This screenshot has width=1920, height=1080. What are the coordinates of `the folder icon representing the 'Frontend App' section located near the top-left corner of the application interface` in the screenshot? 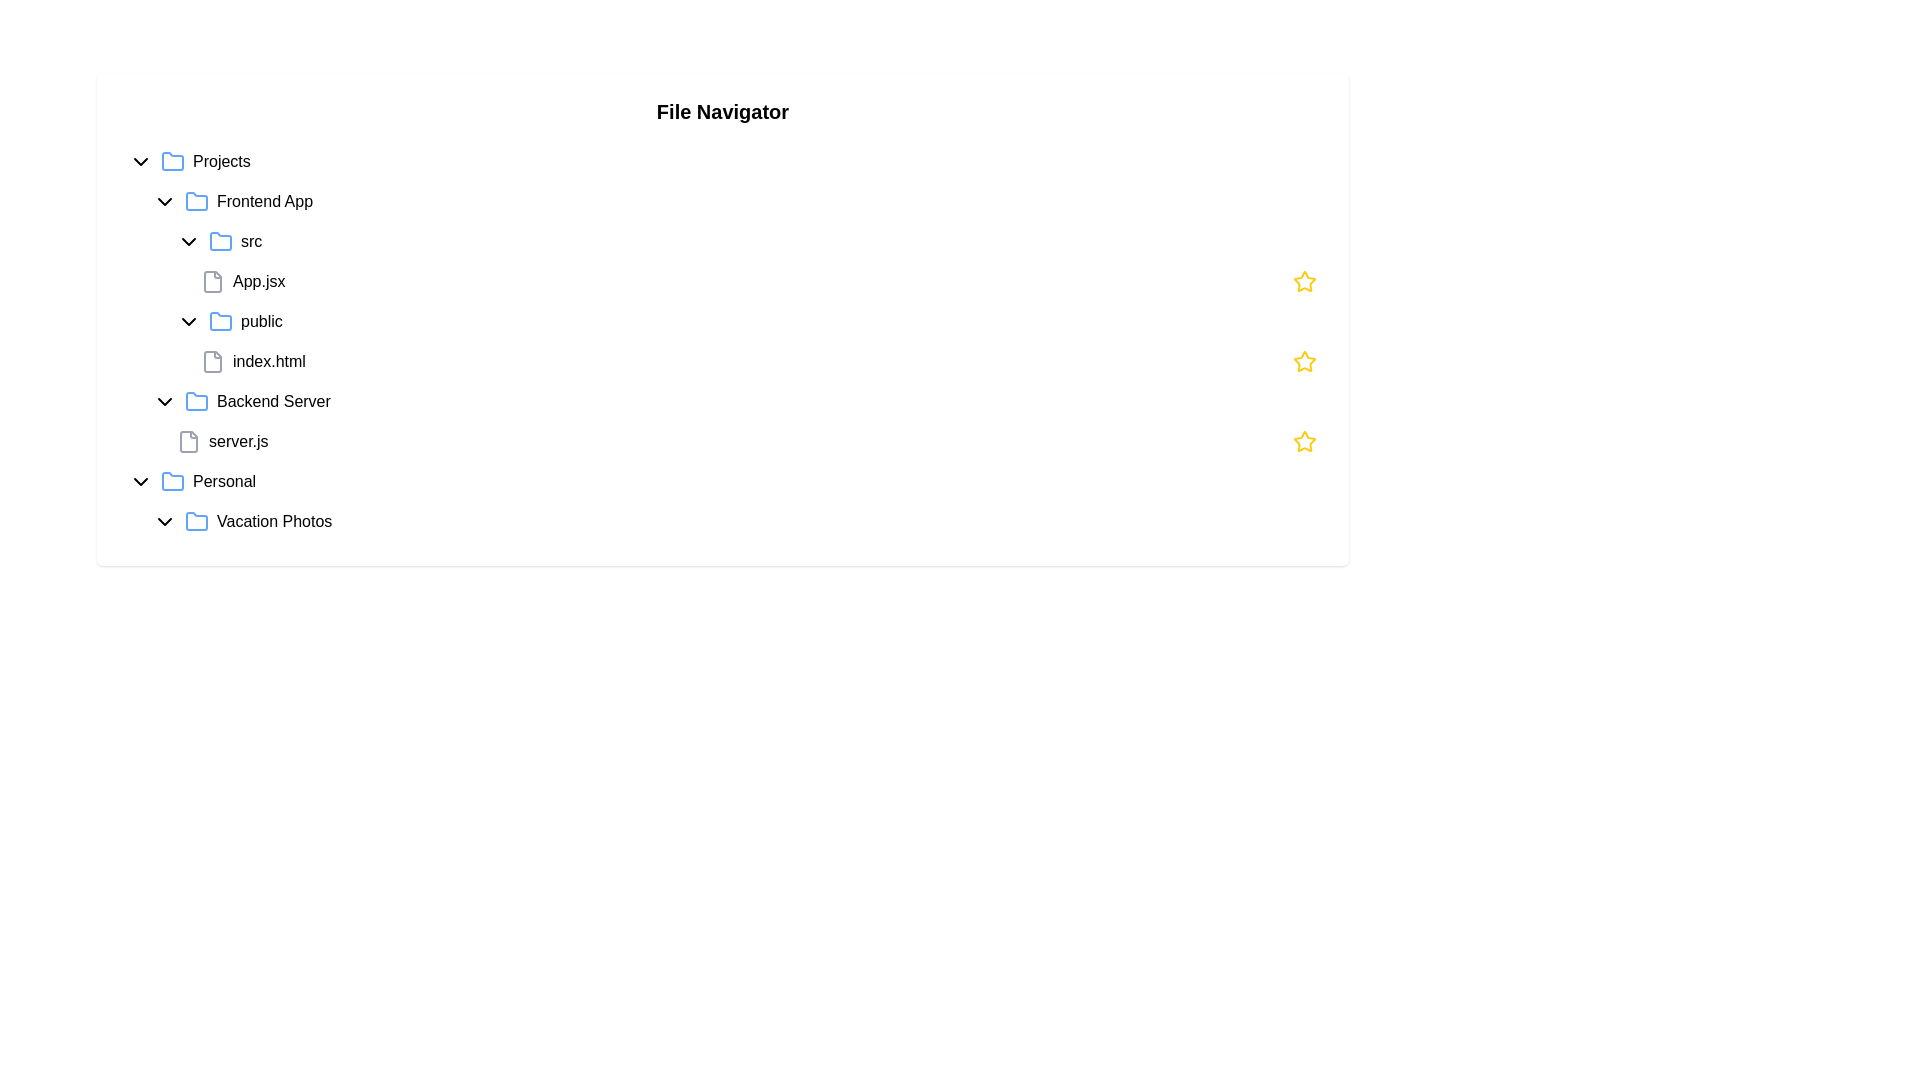 It's located at (196, 201).